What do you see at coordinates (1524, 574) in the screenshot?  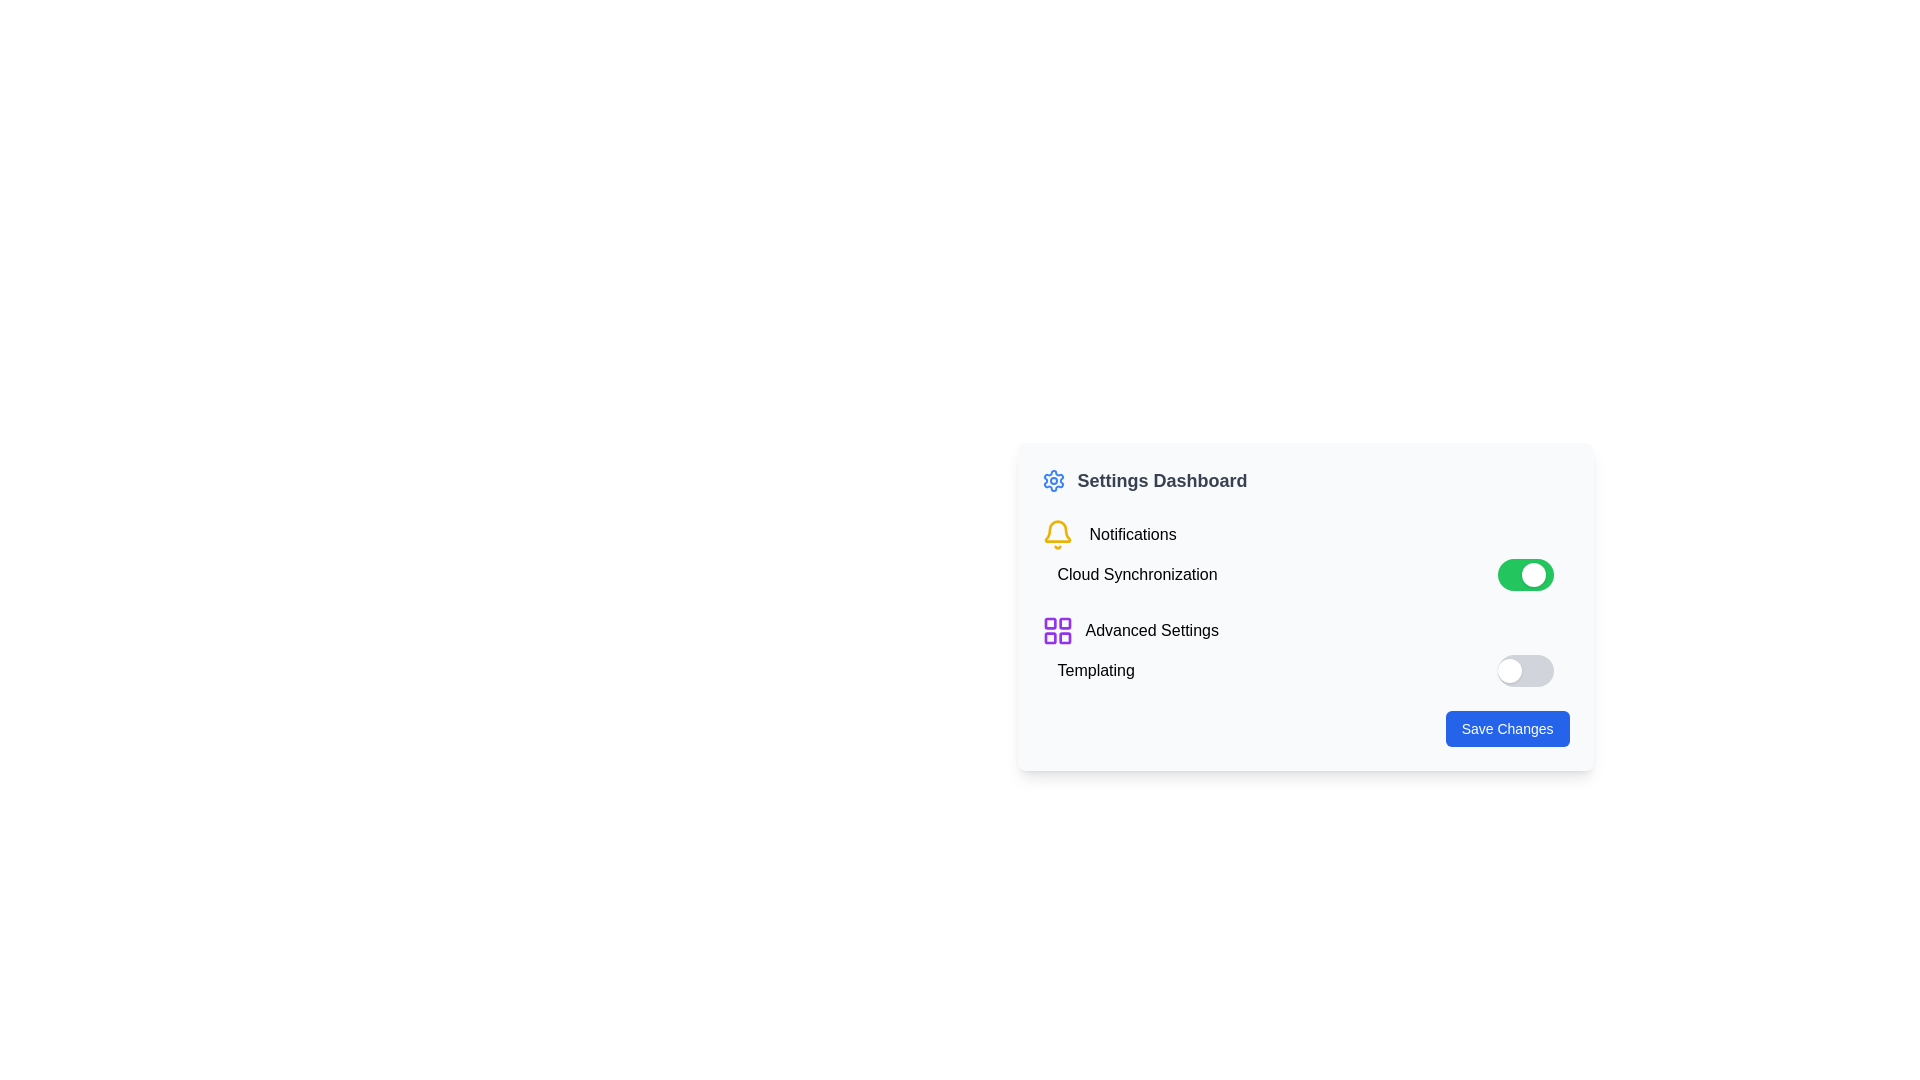 I see `the toggle switch located on the right side of the 'Cloud Synchronization' text label` at bounding box center [1524, 574].